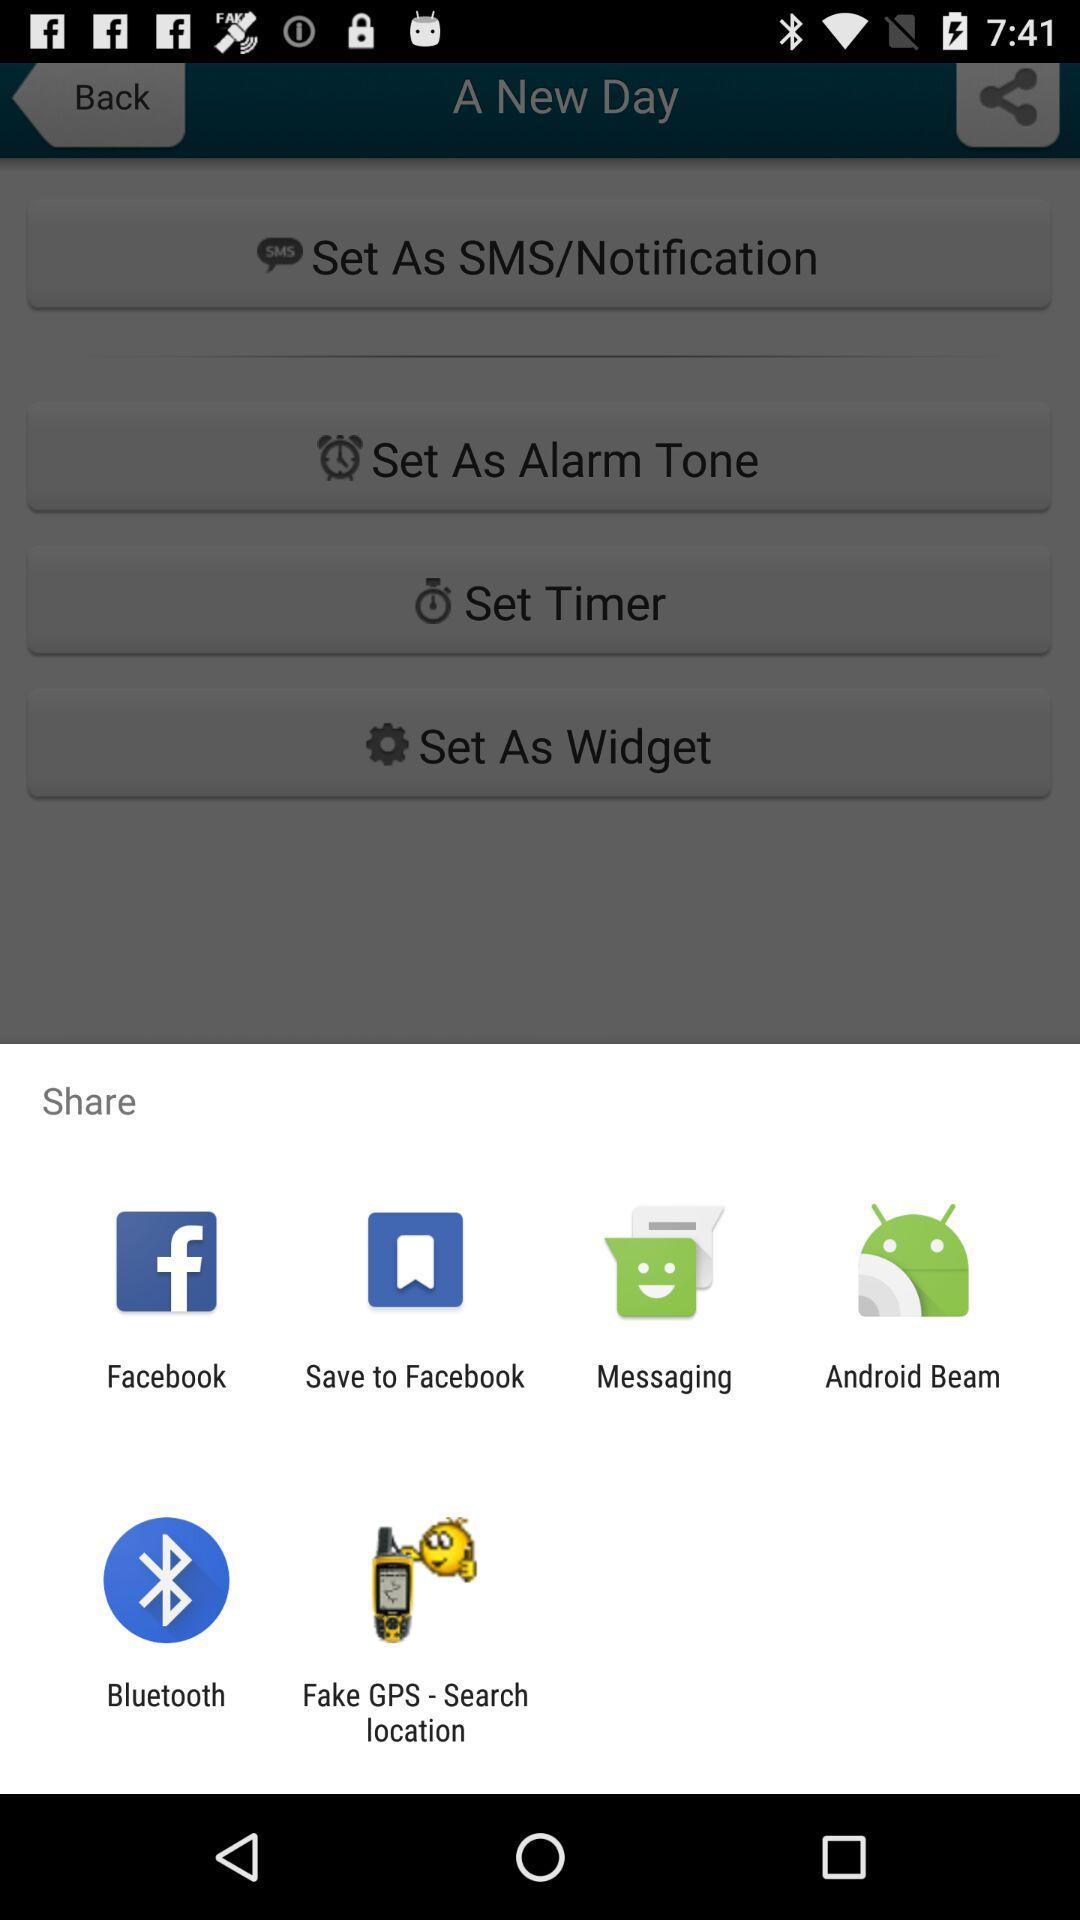  I want to click on the icon to the right of bluetooth icon, so click(414, 1711).